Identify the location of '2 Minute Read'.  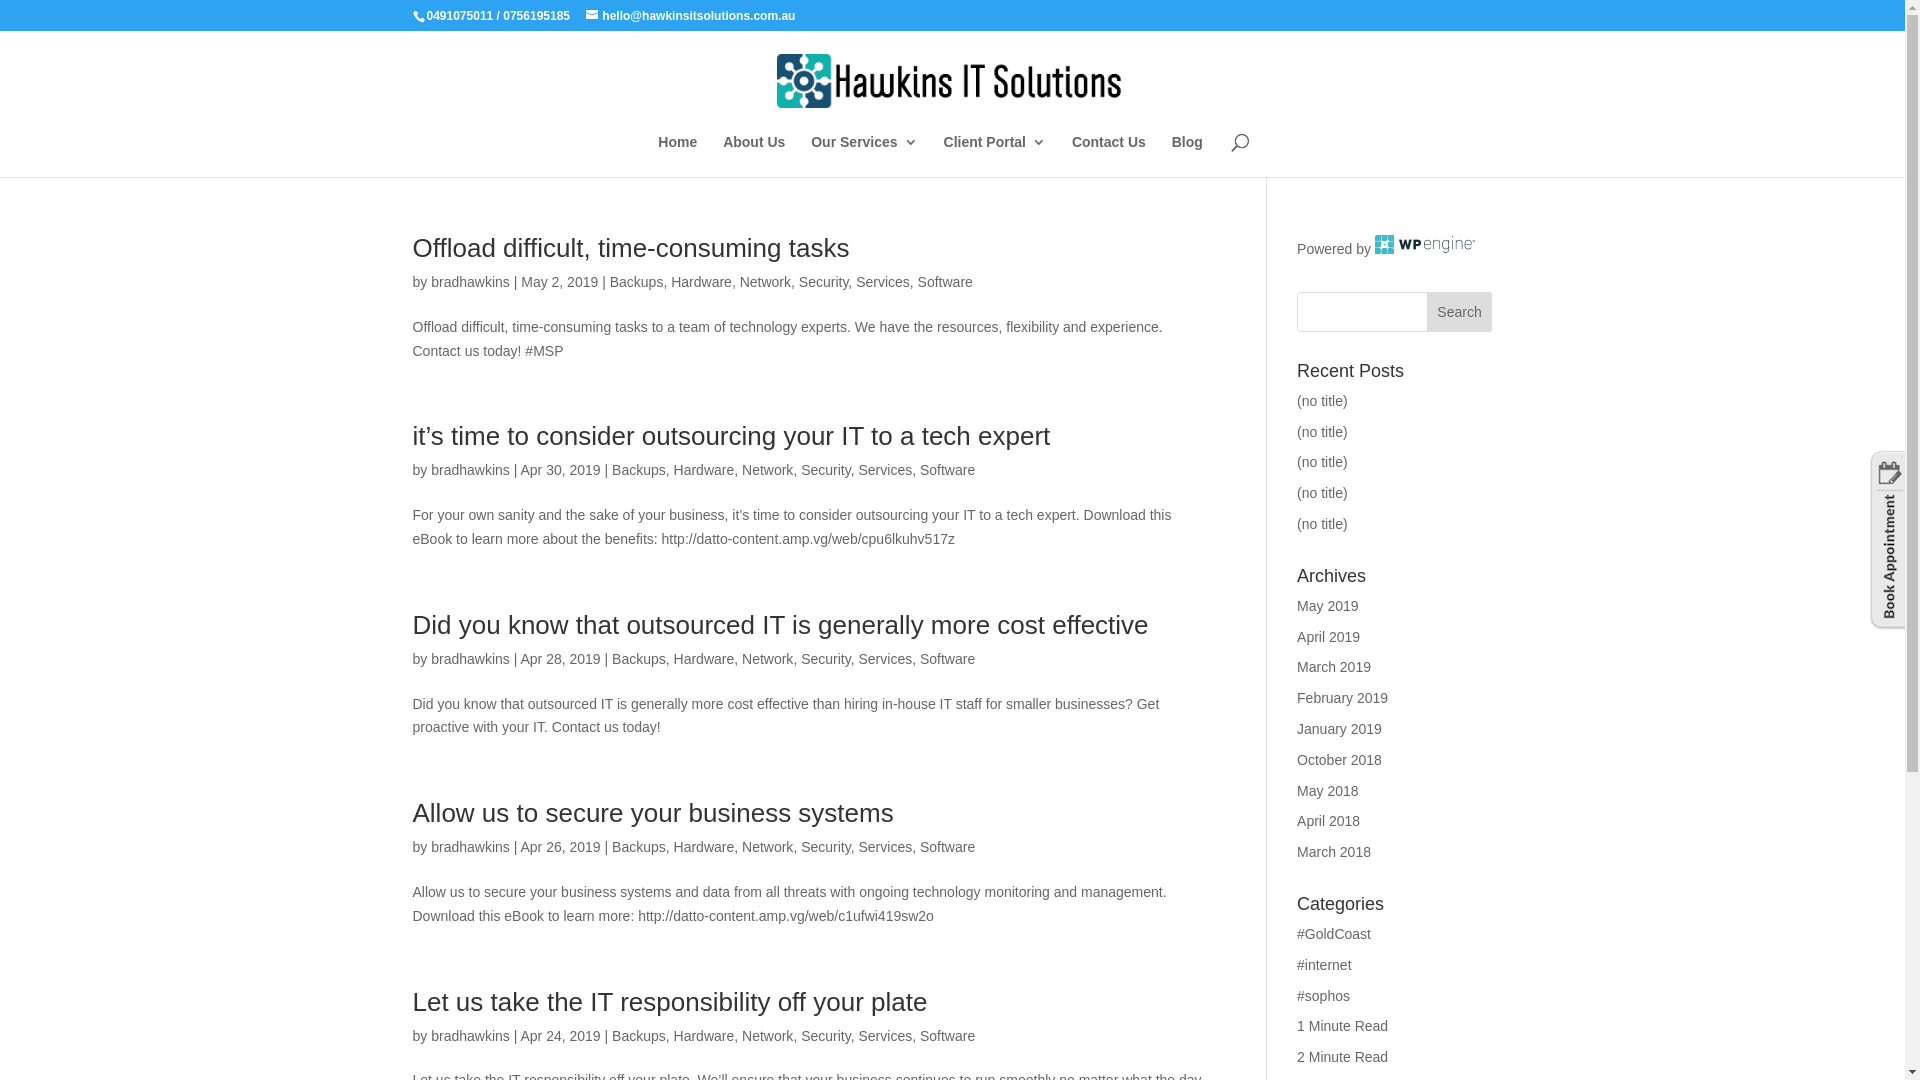
(1296, 1055).